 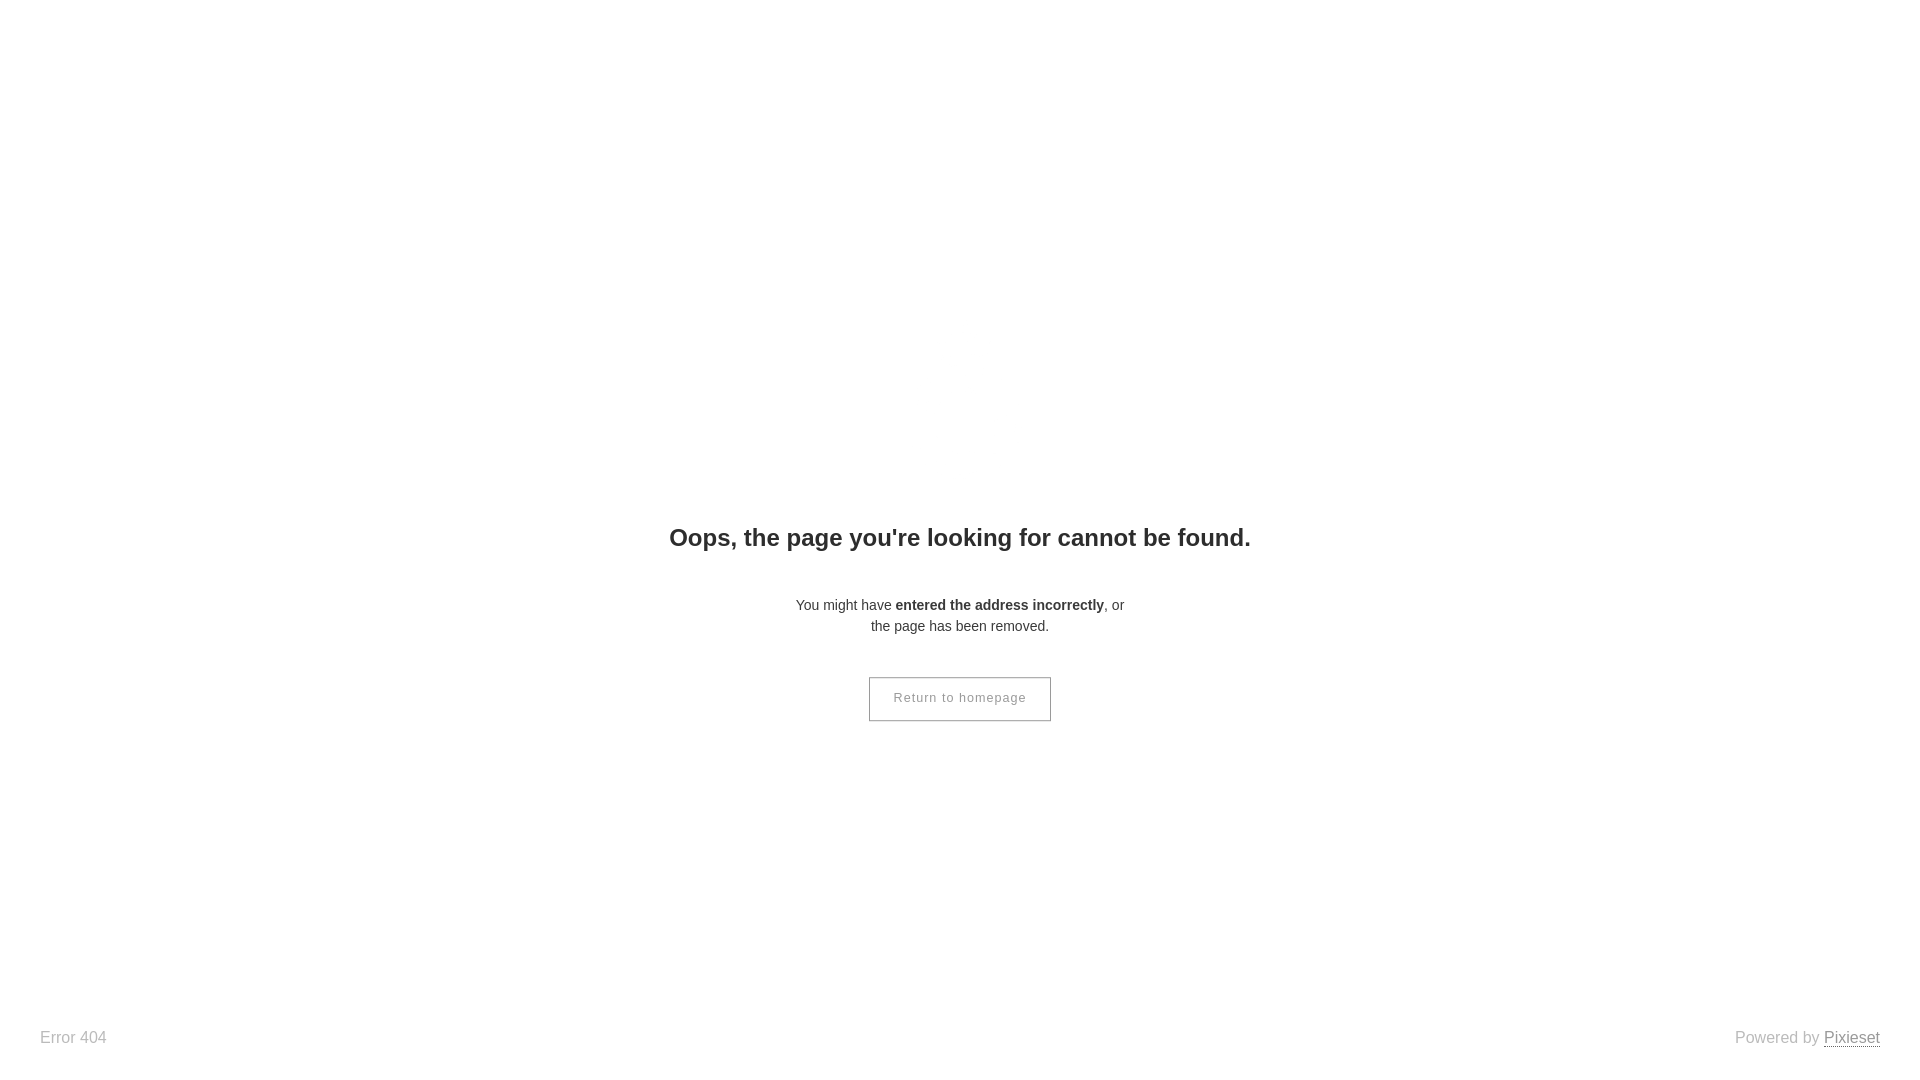 What do you see at coordinates (960, 697) in the screenshot?
I see `'Return to homepage'` at bounding box center [960, 697].